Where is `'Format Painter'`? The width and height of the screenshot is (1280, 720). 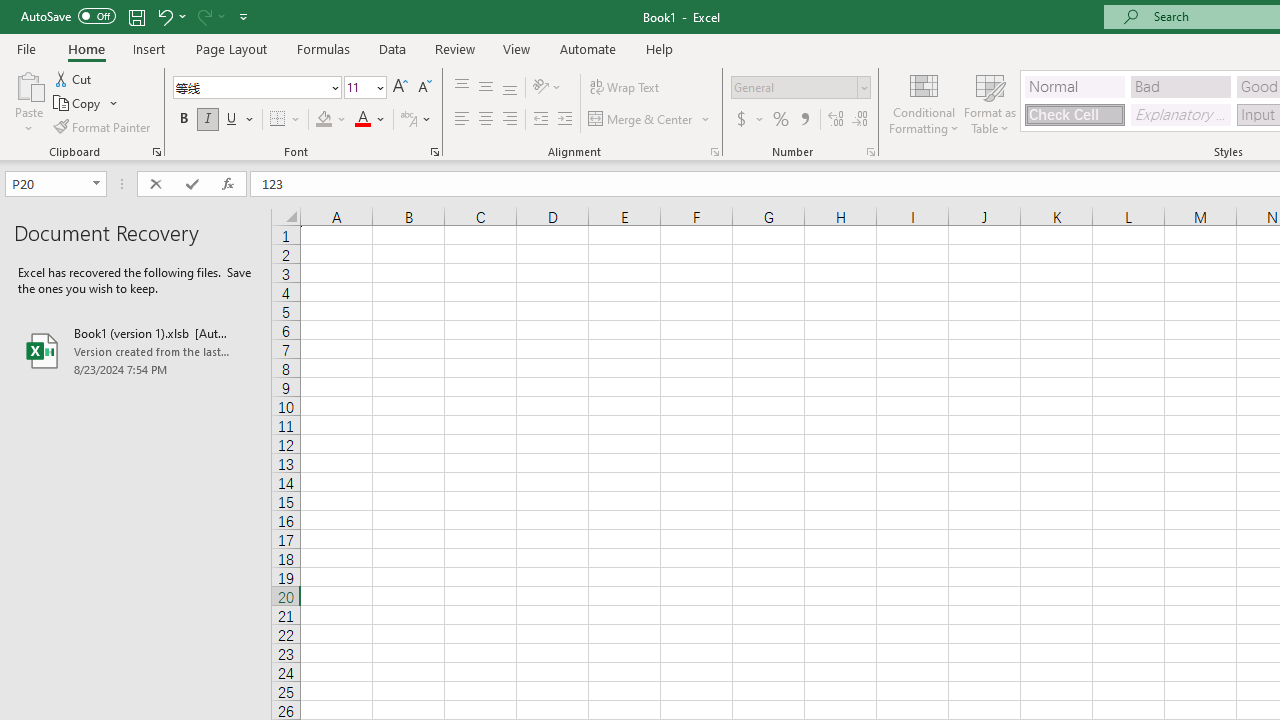 'Format Painter' is located at coordinates (102, 127).